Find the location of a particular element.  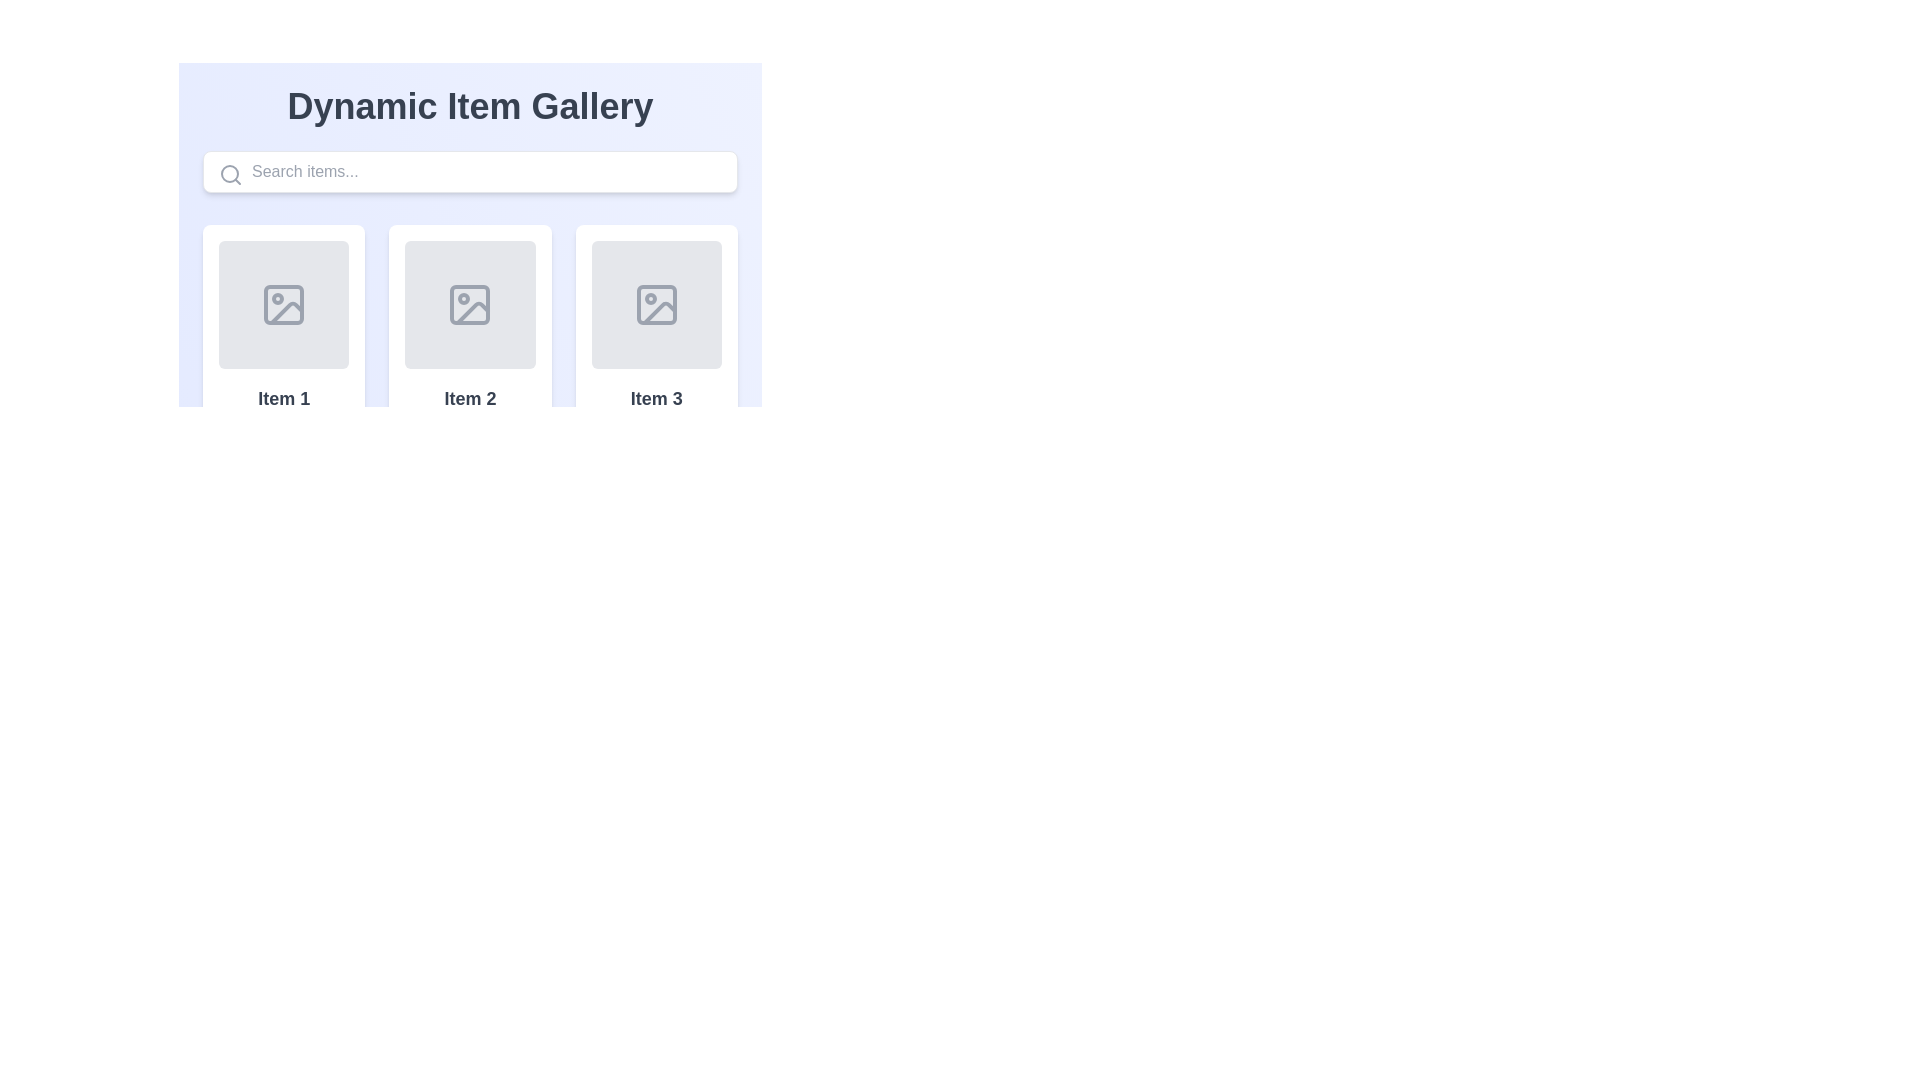

the rounded rectangle graphical component with a light gray border that is centrally positioned within the icon for 'Item 3' is located at coordinates (656, 304).